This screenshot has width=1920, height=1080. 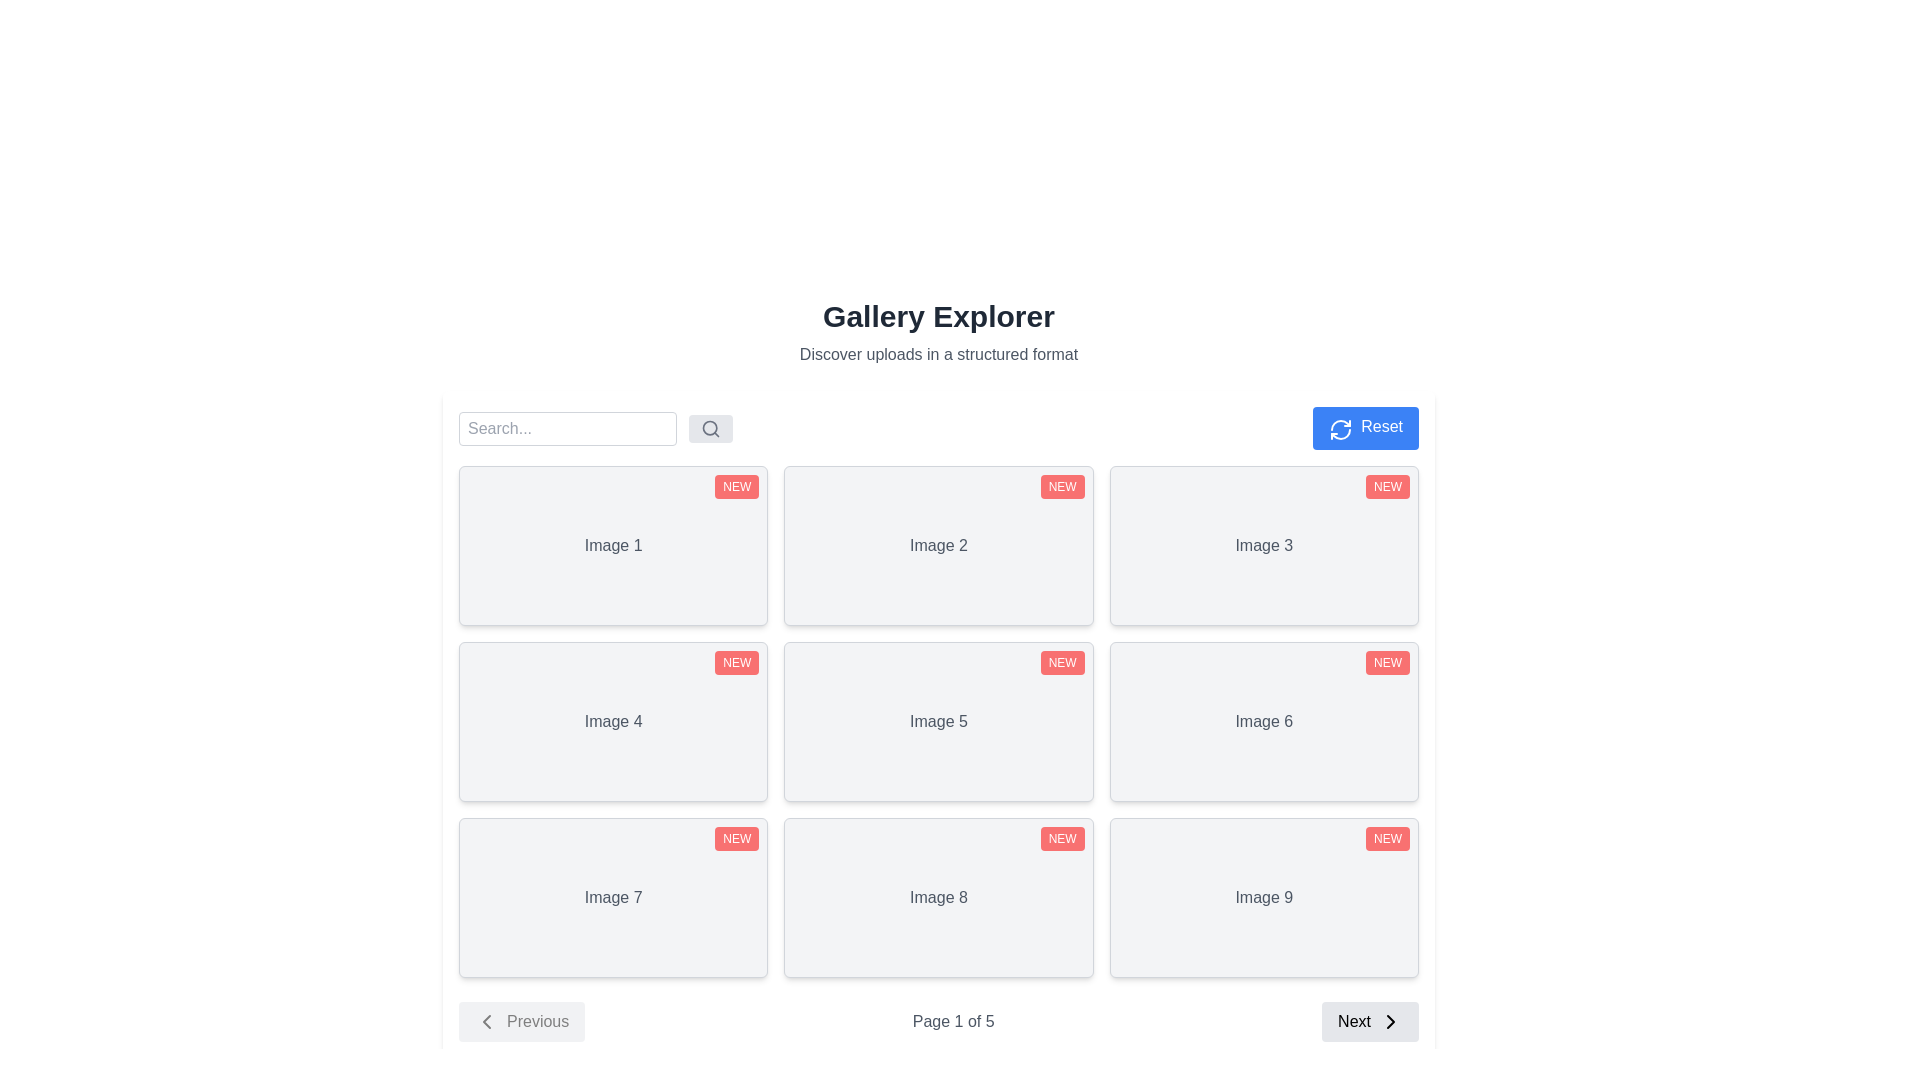 What do you see at coordinates (1061, 839) in the screenshot?
I see `the badge located at the top-right corner of the 'Image 8' card which indicates new or updated content` at bounding box center [1061, 839].